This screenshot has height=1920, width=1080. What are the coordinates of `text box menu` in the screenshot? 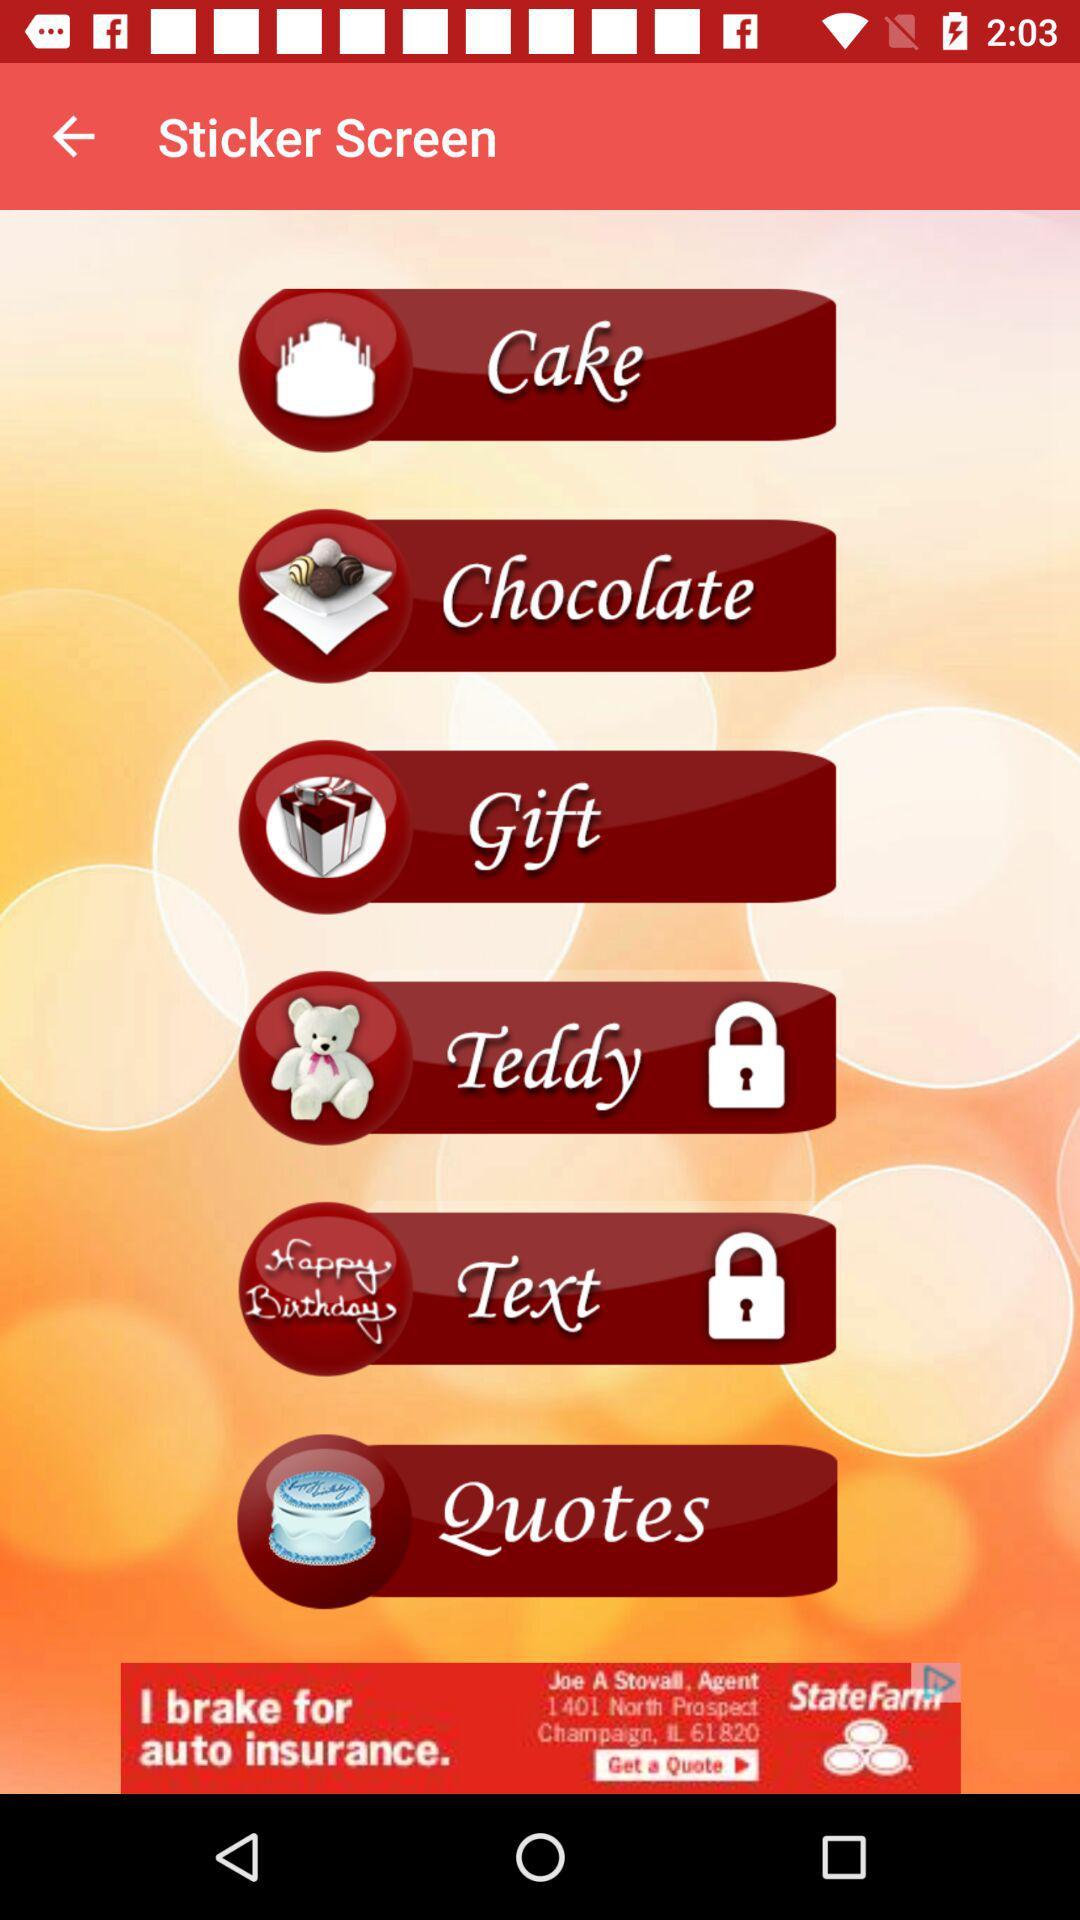 It's located at (540, 1290).